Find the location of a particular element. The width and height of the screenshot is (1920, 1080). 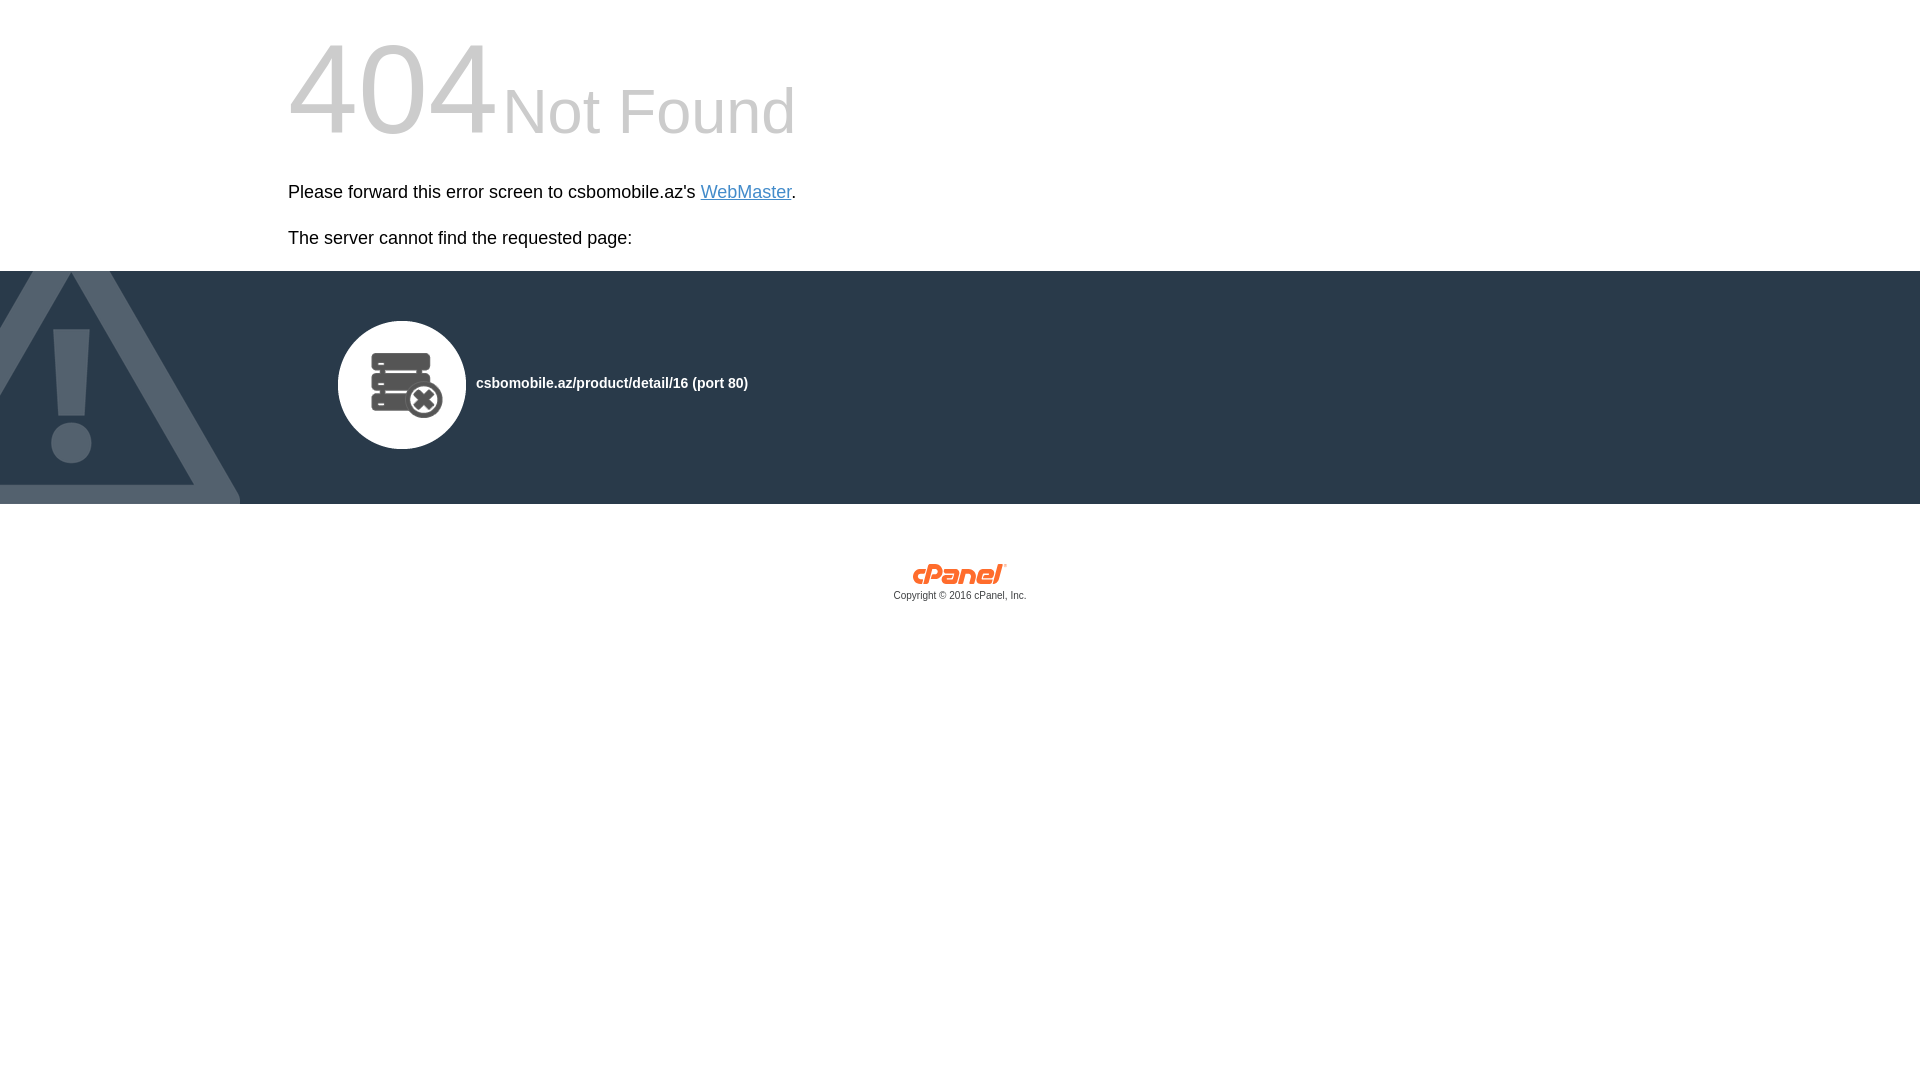

'WebMaster' is located at coordinates (745, 192).